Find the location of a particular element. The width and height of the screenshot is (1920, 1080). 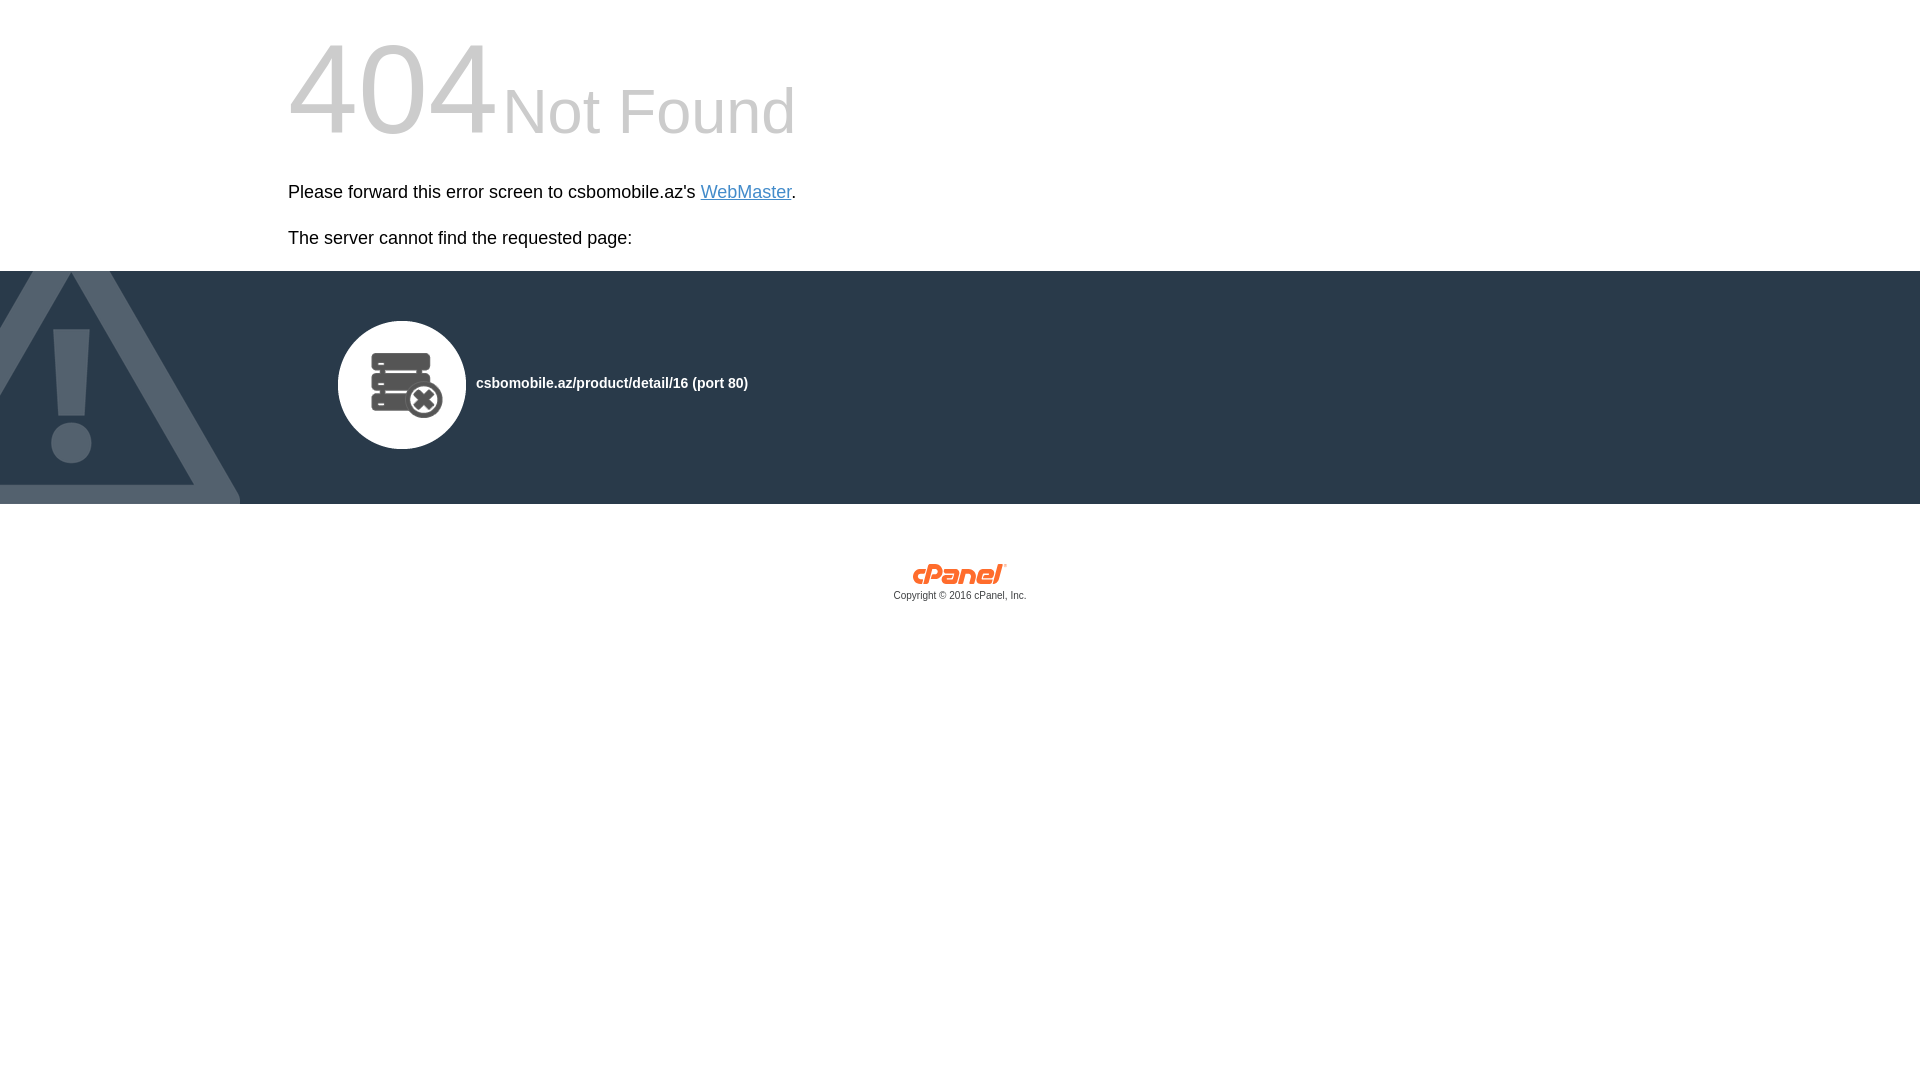

'WebMaster' is located at coordinates (745, 192).